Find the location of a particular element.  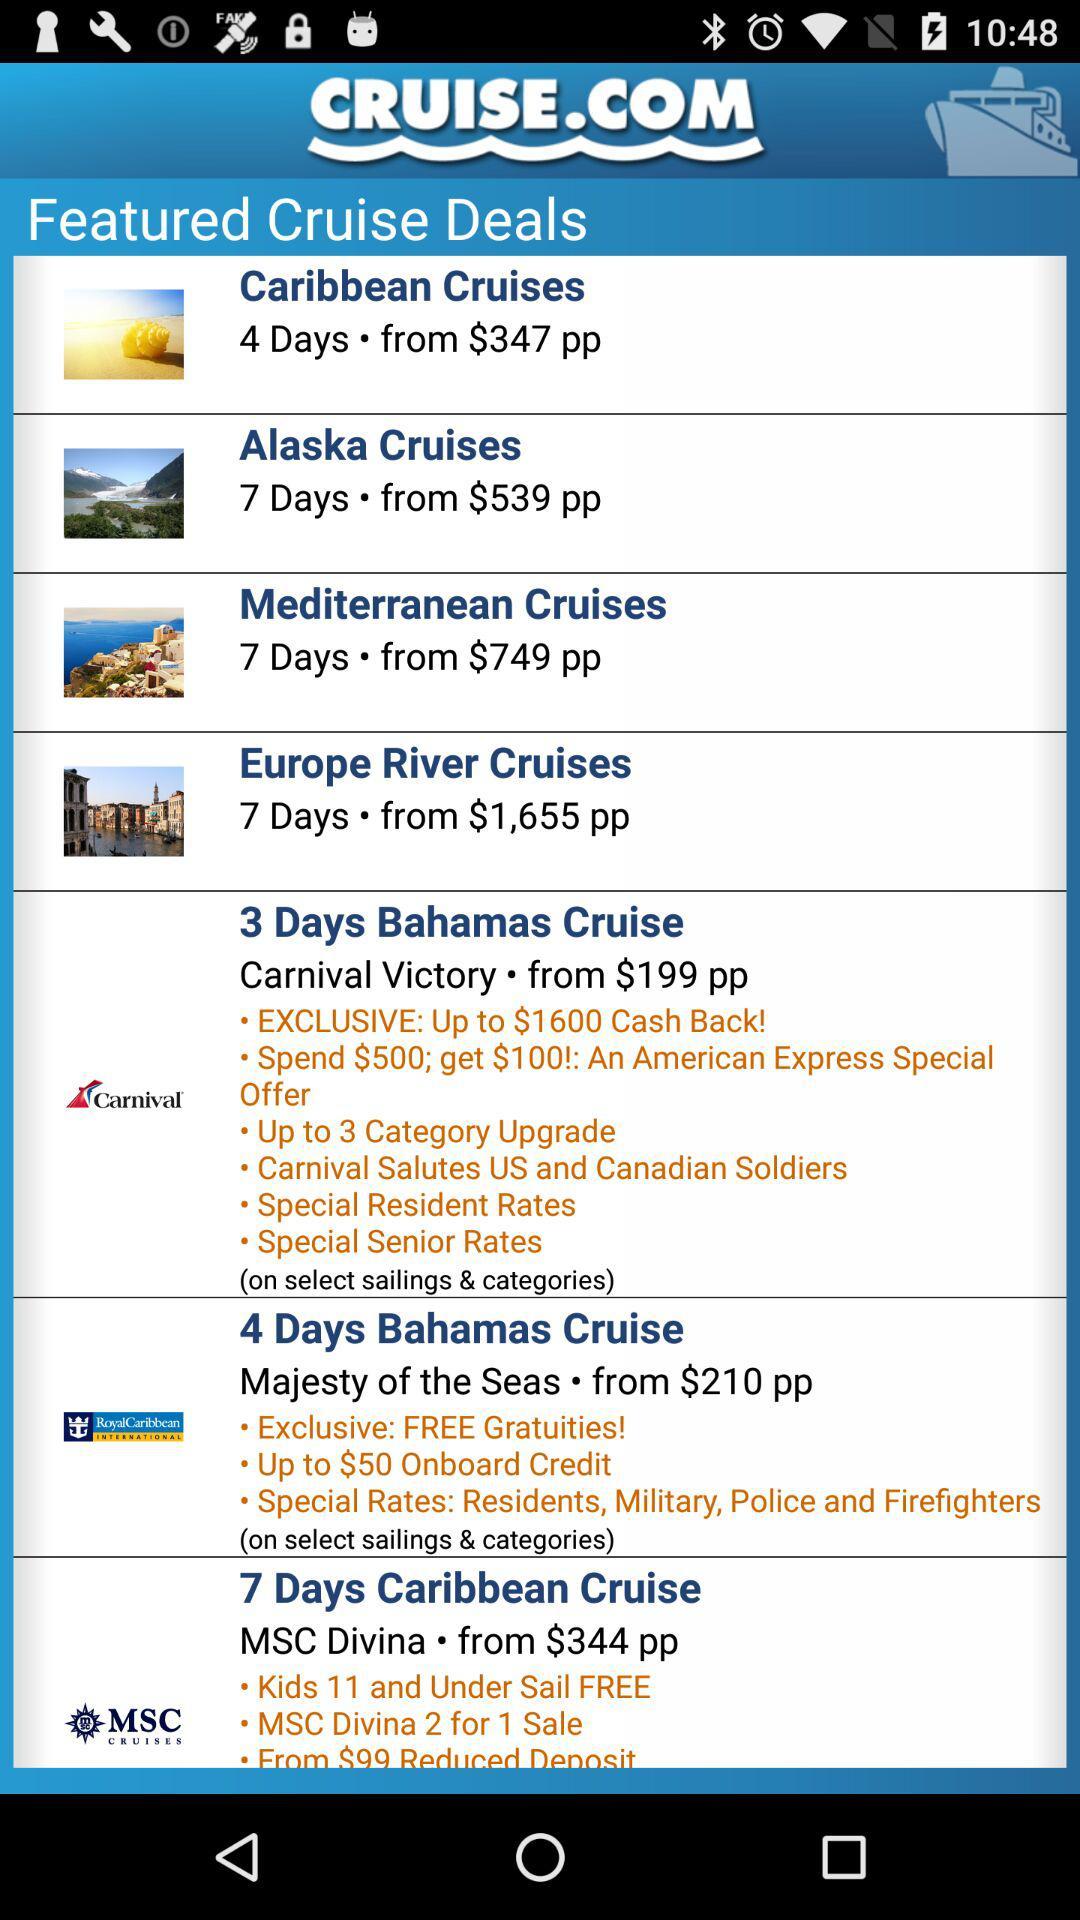

mediterranean cruises is located at coordinates (453, 601).